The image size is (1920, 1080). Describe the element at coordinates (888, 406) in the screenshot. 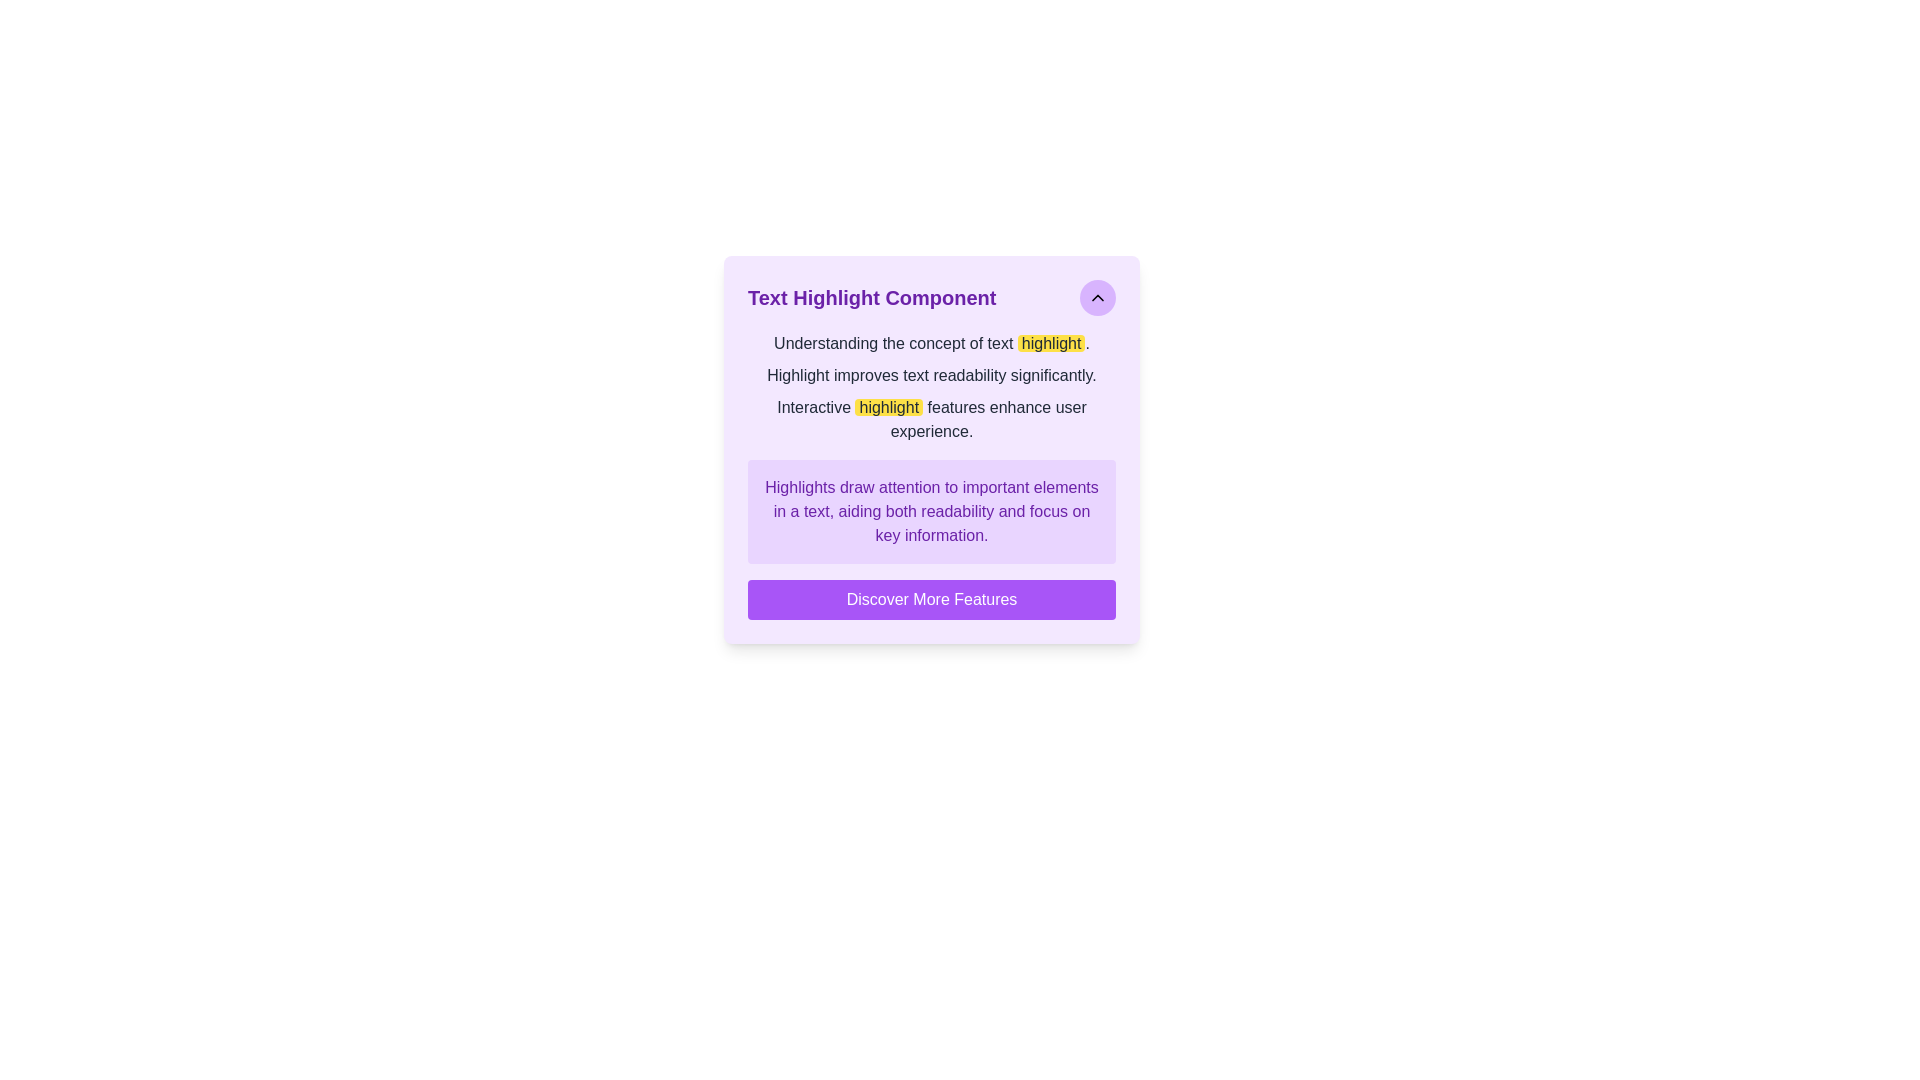

I see `the styled text 'highlight' within the 'Text Highlight Component' box to emphasize its importance` at that location.